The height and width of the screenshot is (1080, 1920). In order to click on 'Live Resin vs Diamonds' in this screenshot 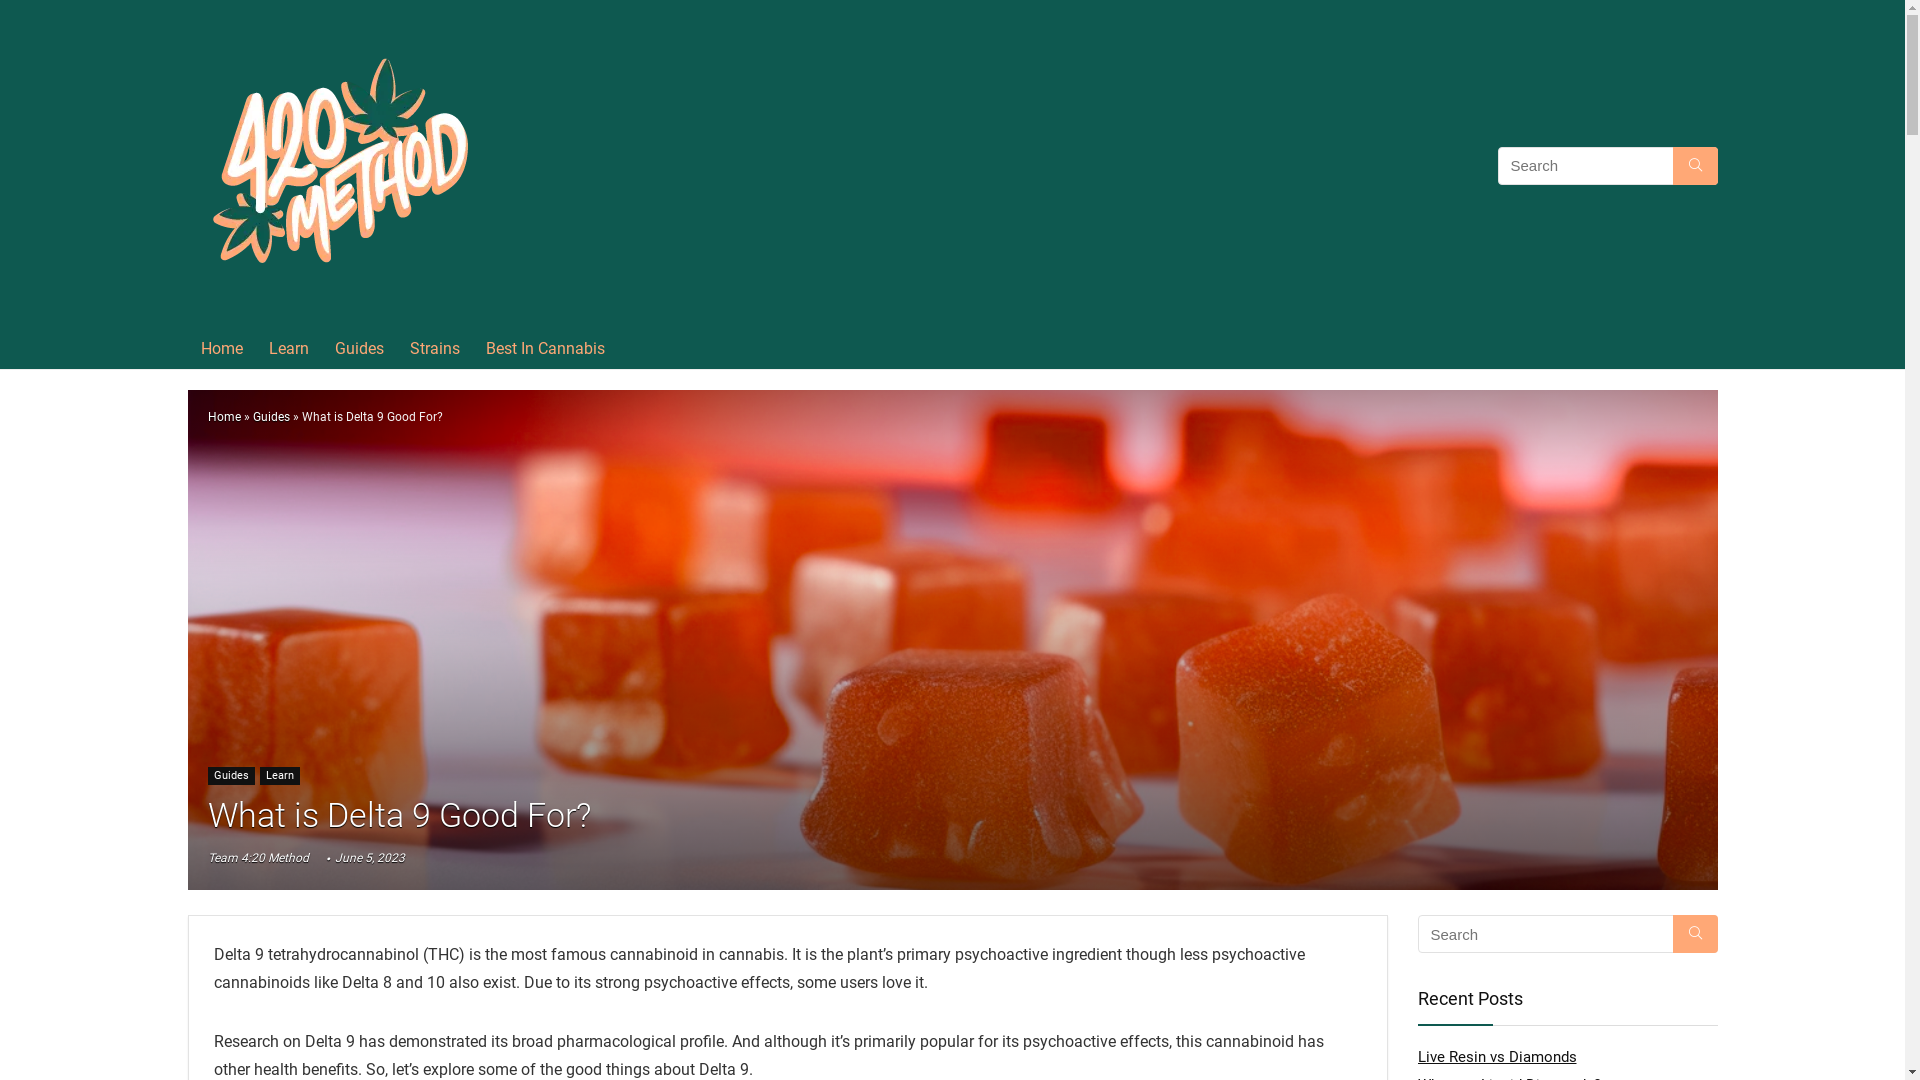, I will do `click(1497, 1055)`.